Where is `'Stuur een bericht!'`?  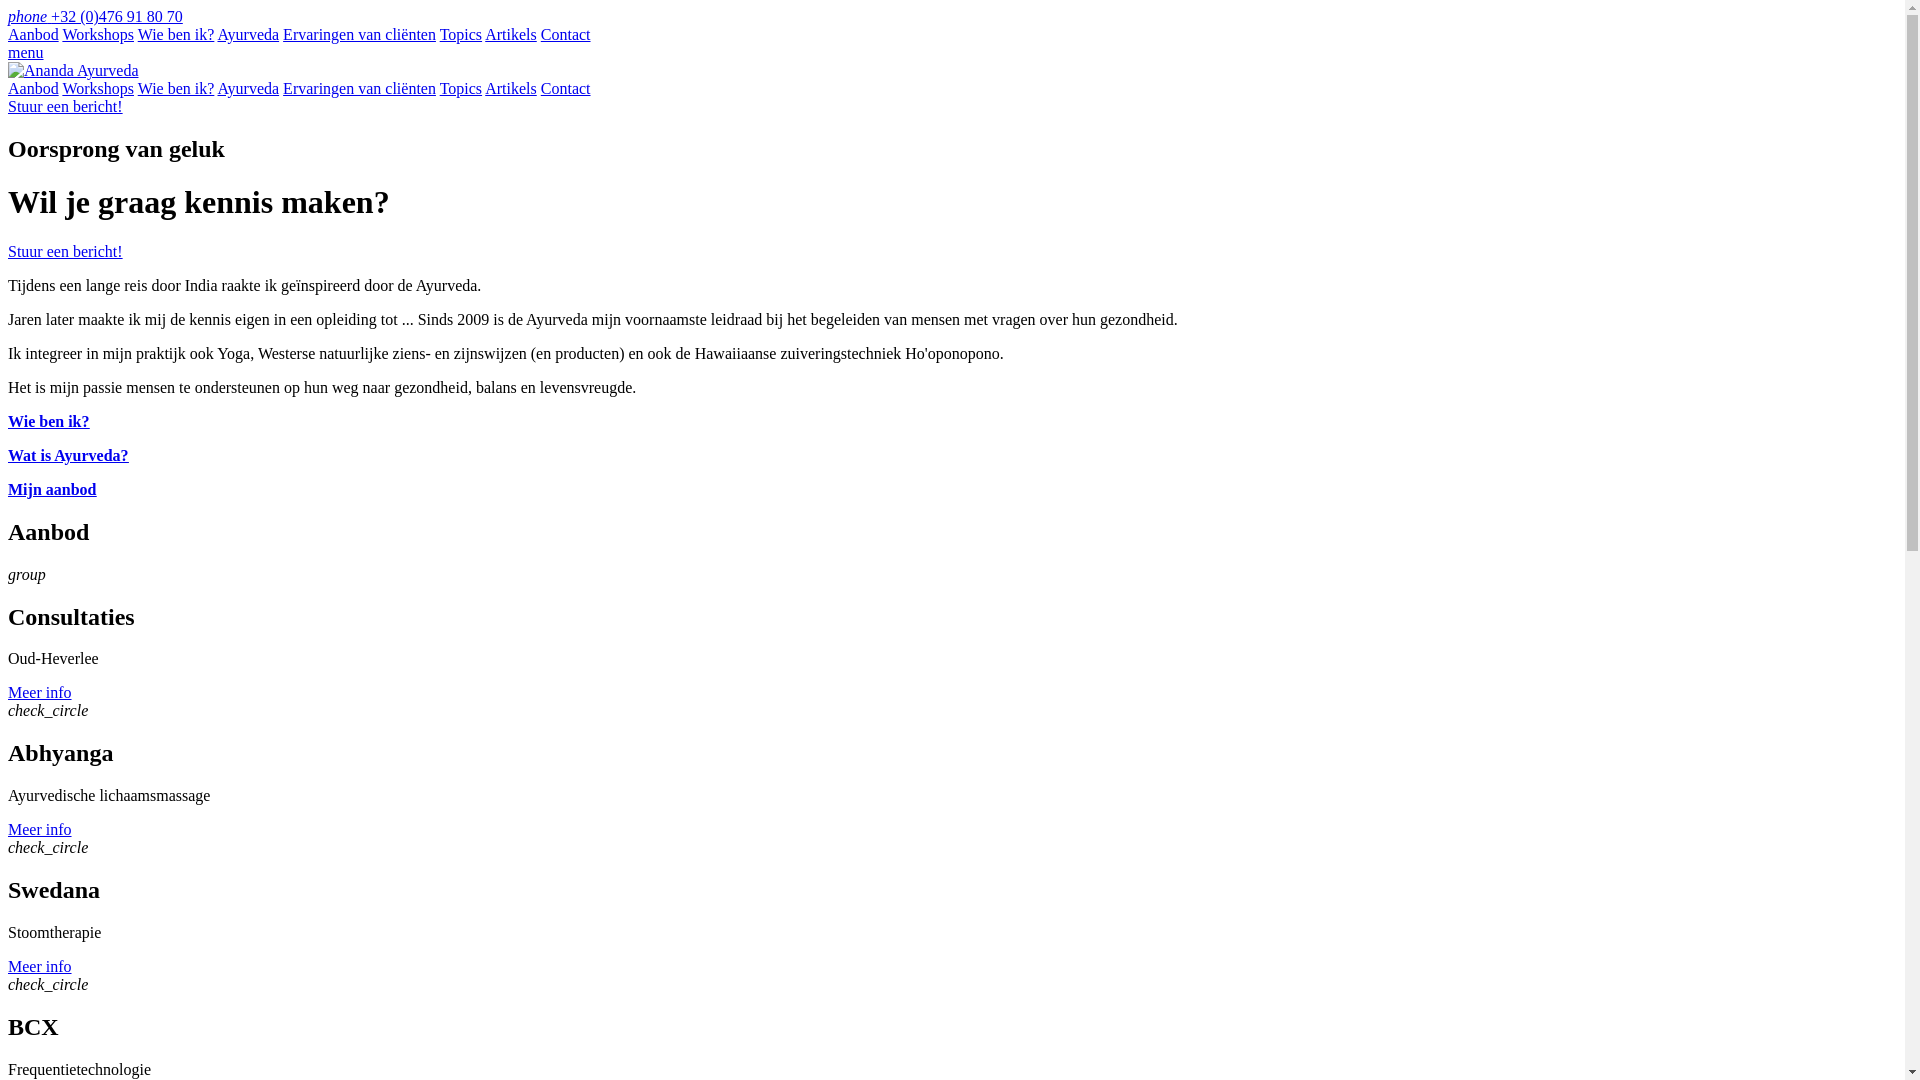
'Stuur een bericht!' is located at coordinates (65, 106).